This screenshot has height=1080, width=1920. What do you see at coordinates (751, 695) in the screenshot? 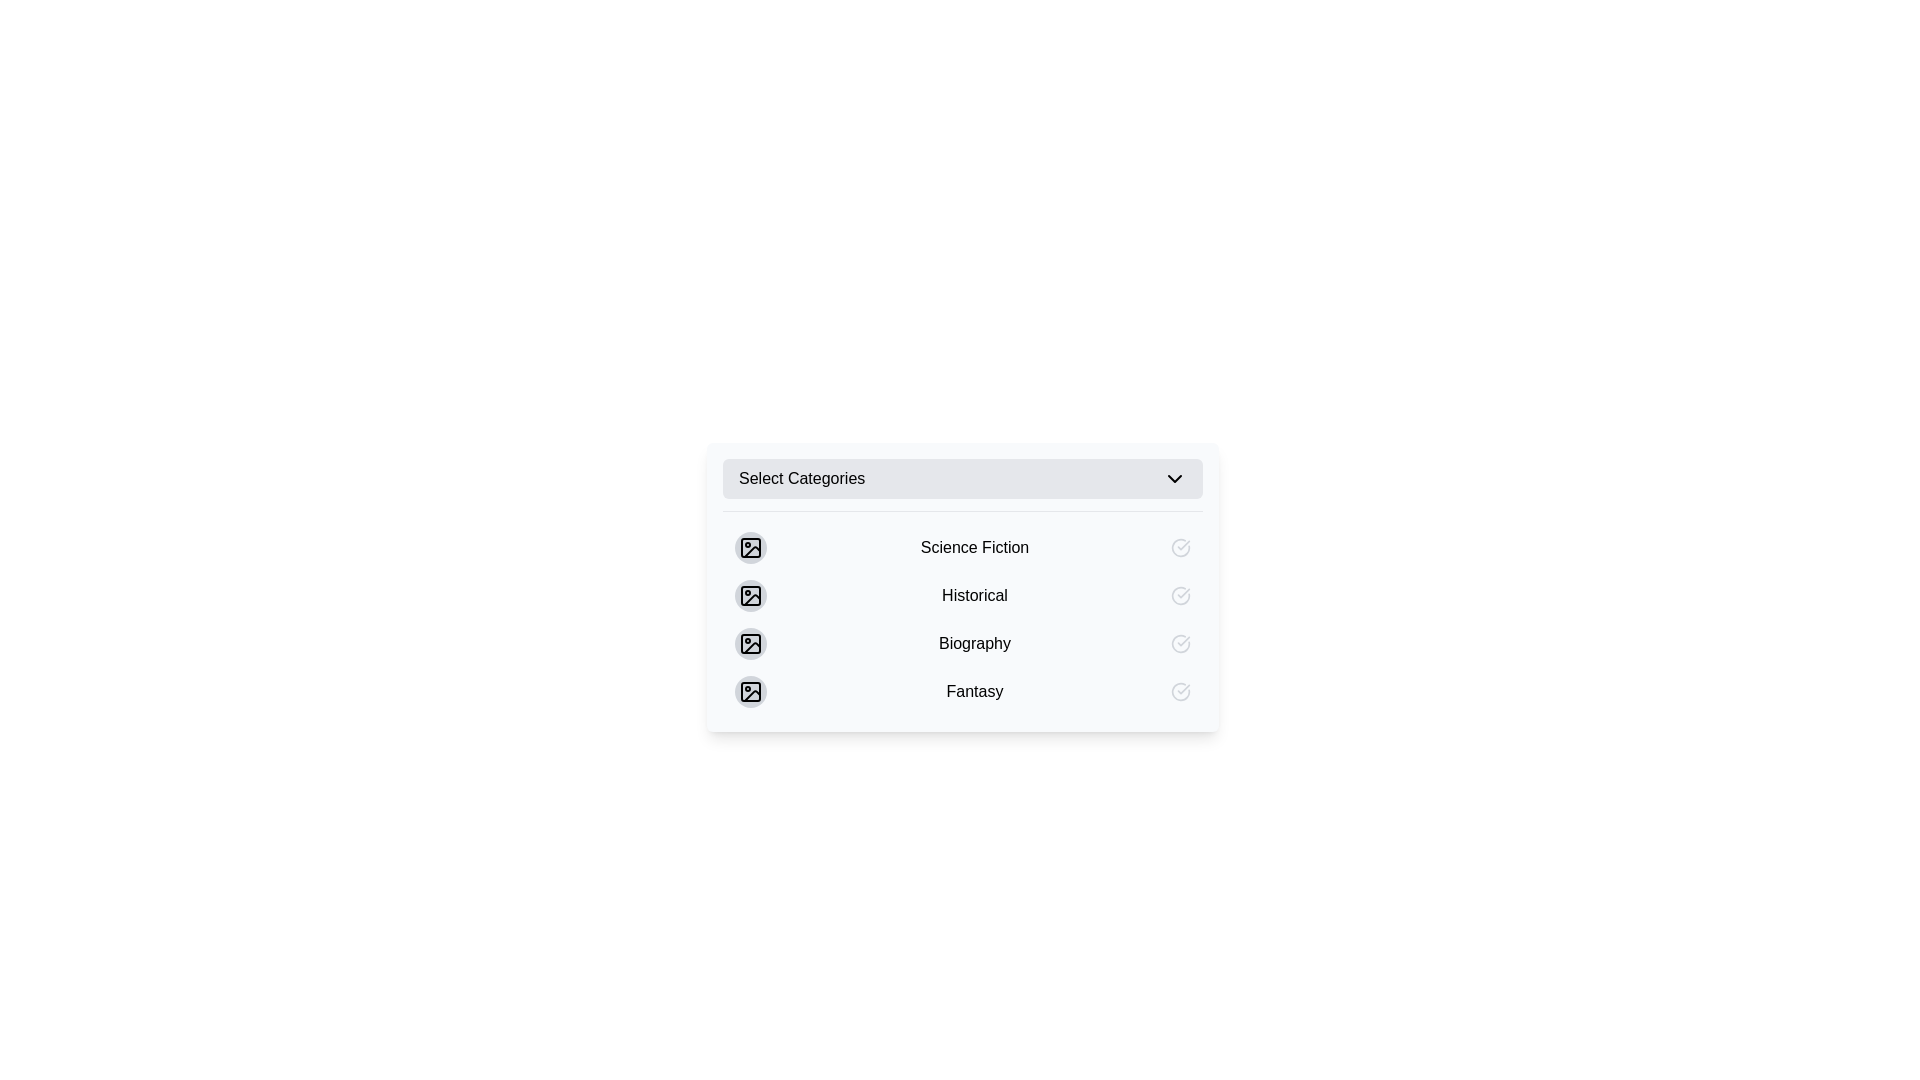
I see `the third image icon representing the 'Fantasy' category, which visually depicts a corner of an image within a square icon` at bounding box center [751, 695].